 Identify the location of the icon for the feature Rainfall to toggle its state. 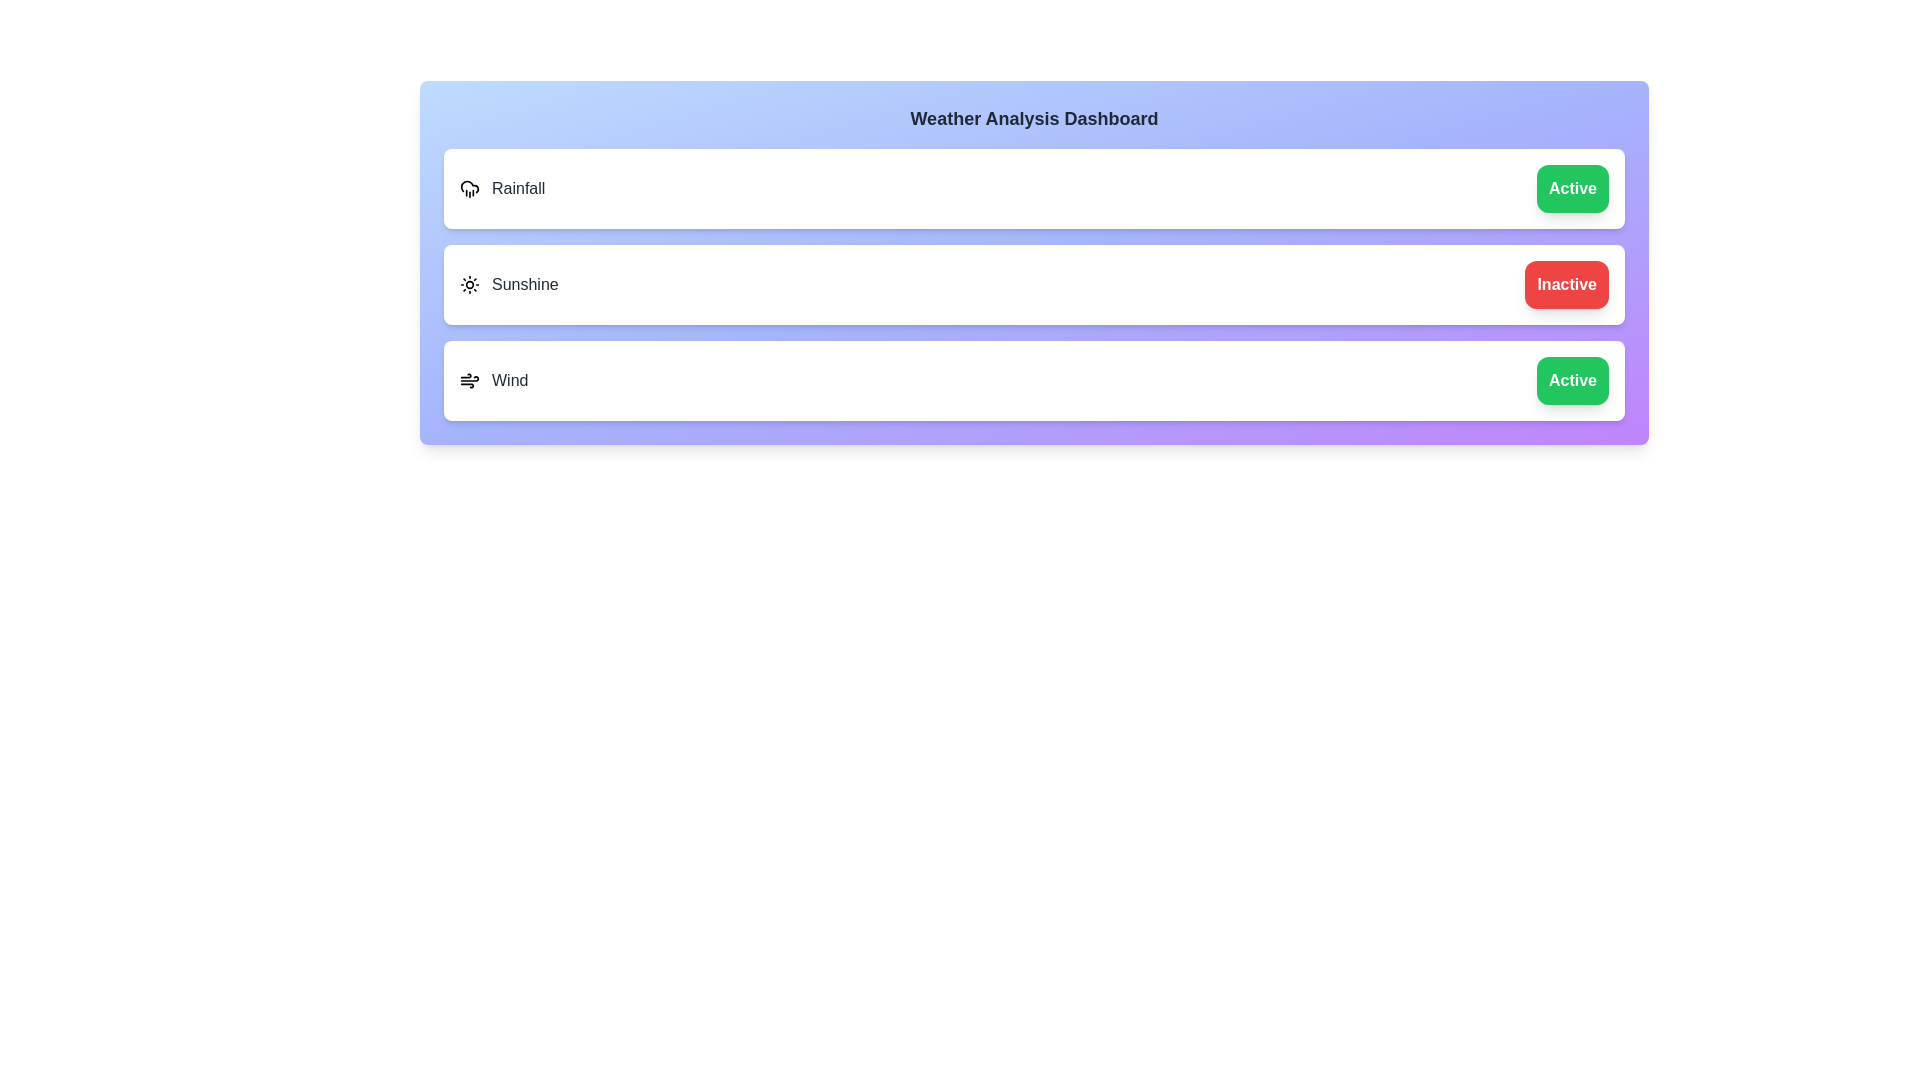
(469, 189).